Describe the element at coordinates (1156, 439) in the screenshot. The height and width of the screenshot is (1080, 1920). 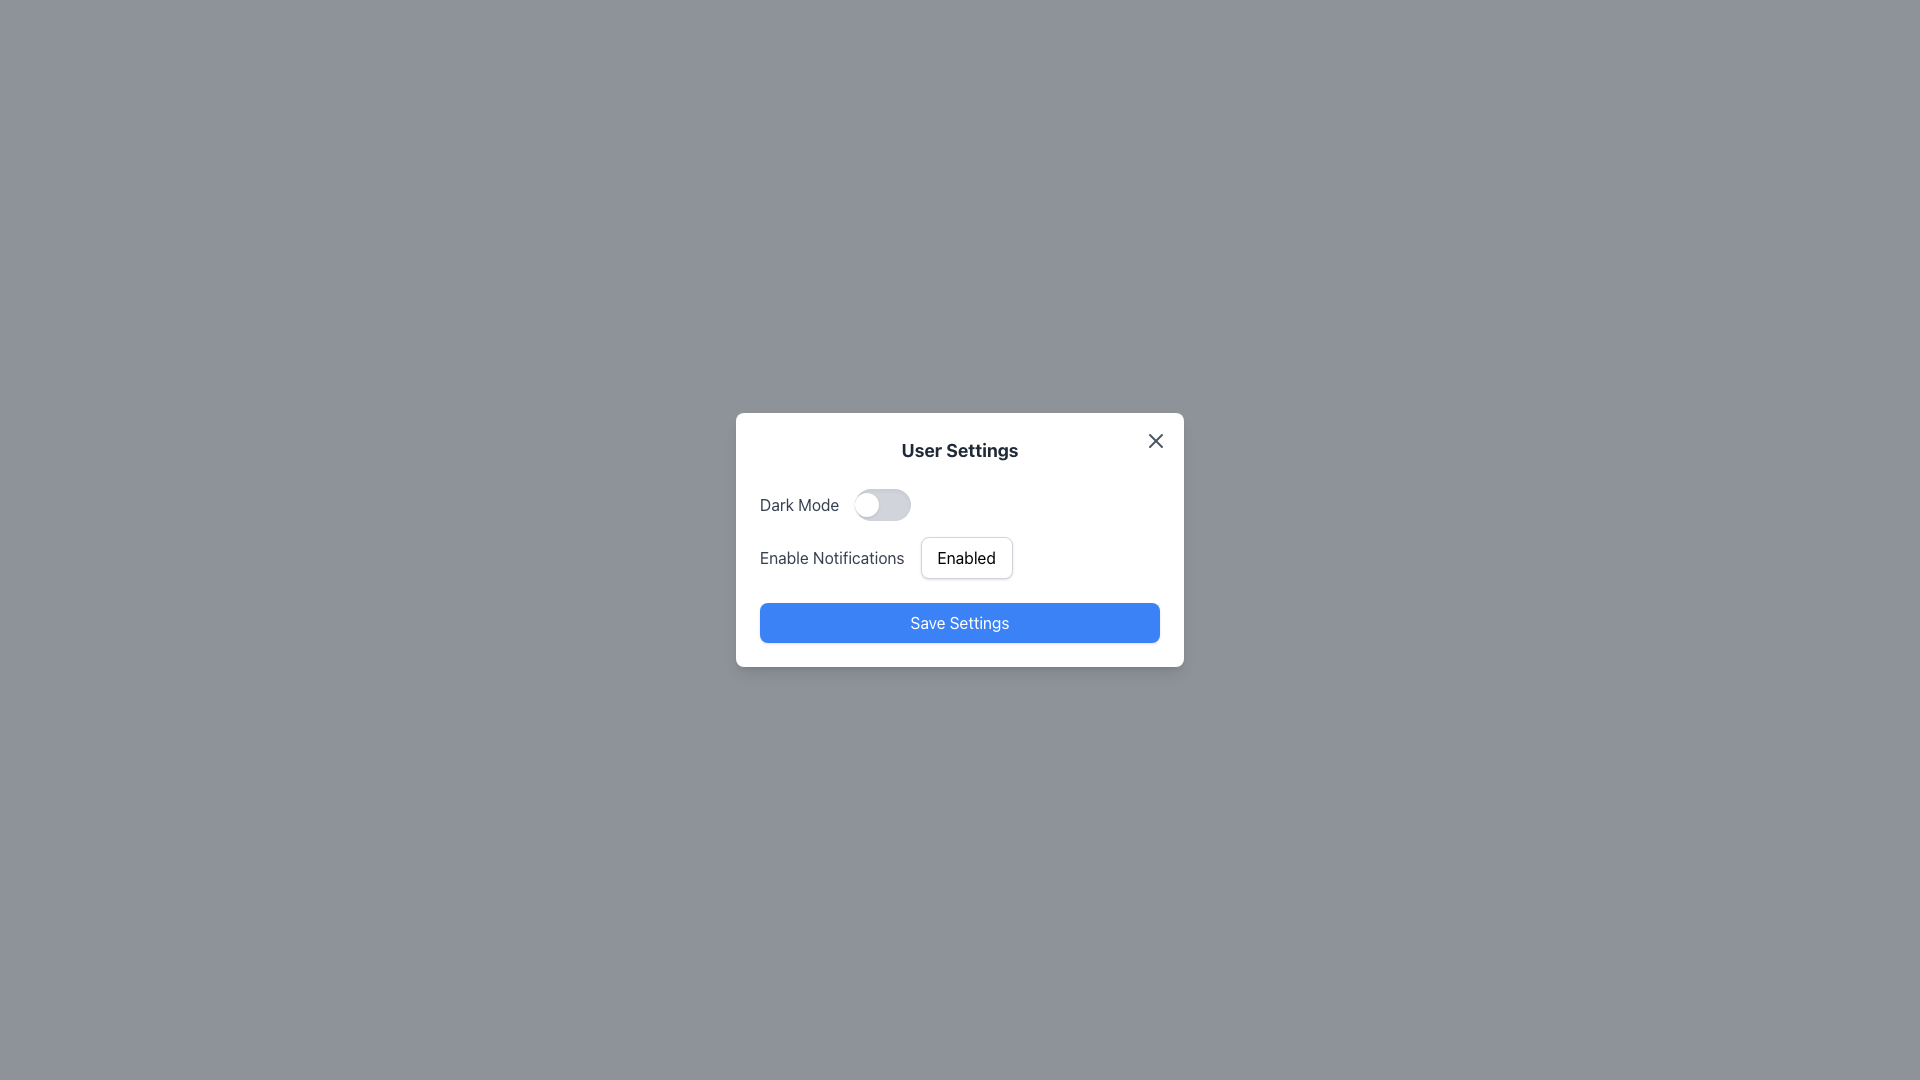
I see `the close button located in the top-right corner of the 'User Settings' dialog box` at that location.